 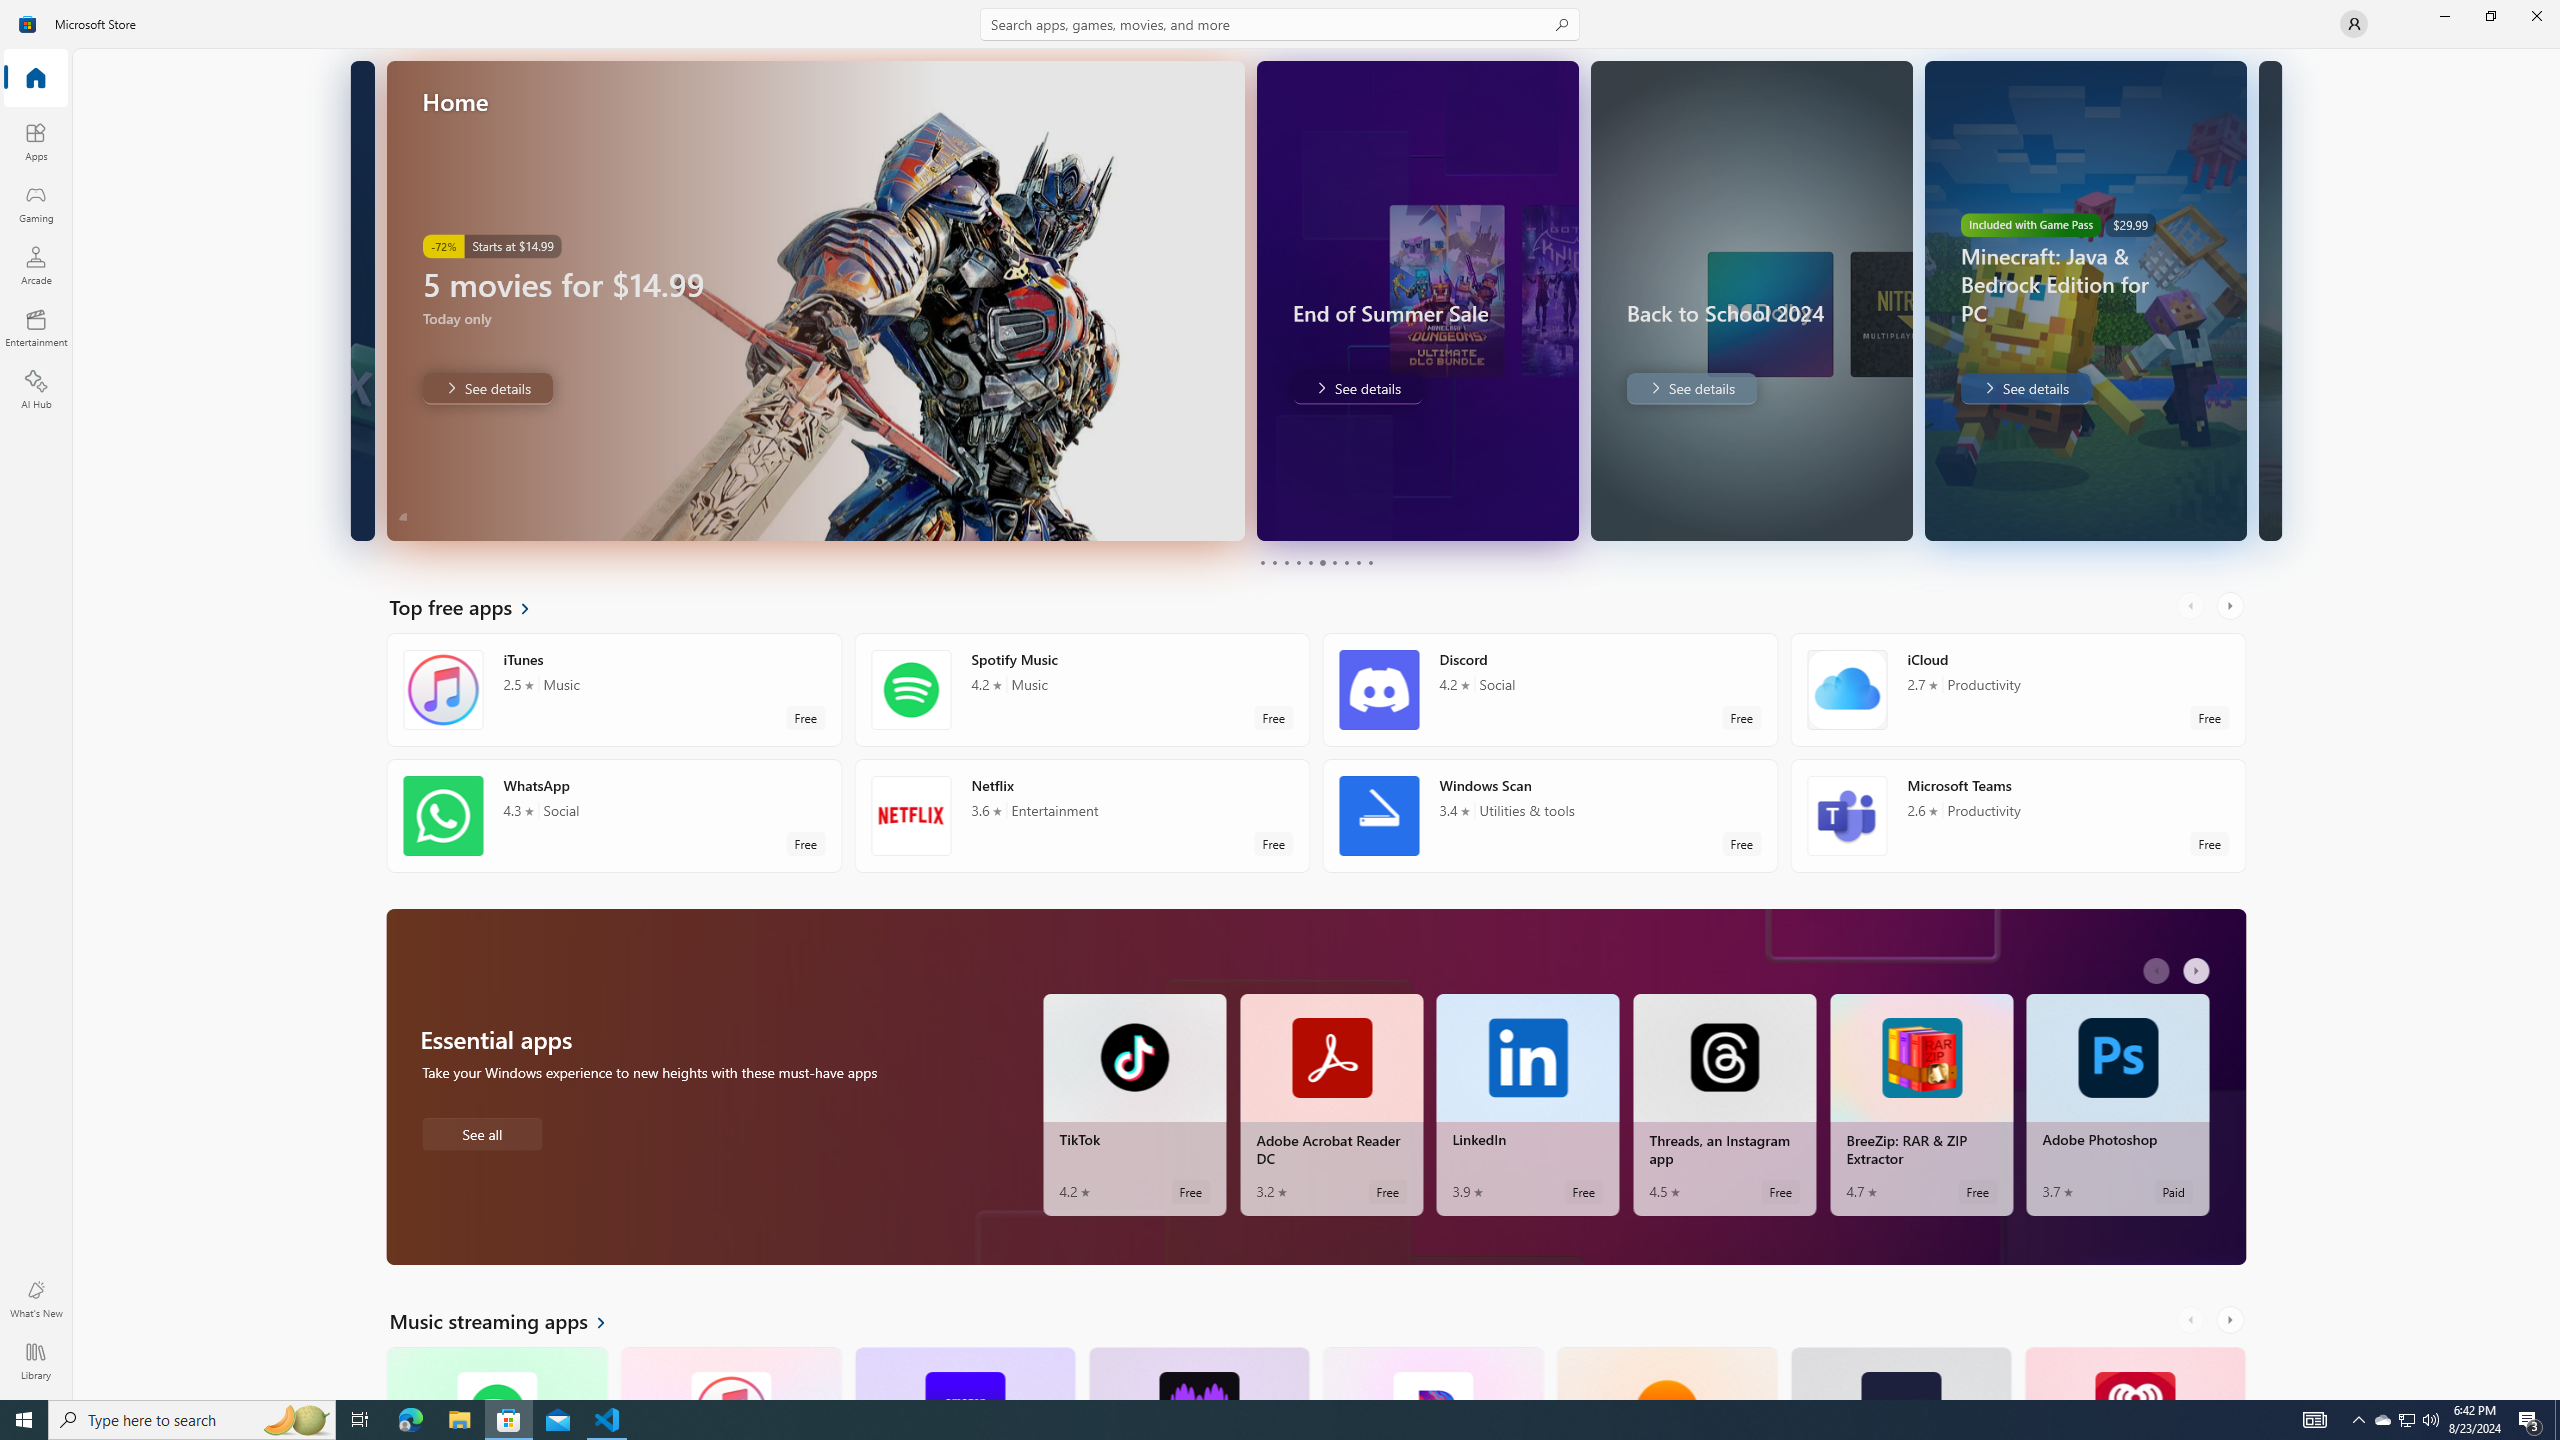 I want to click on 'What', so click(x=34, y=1298).